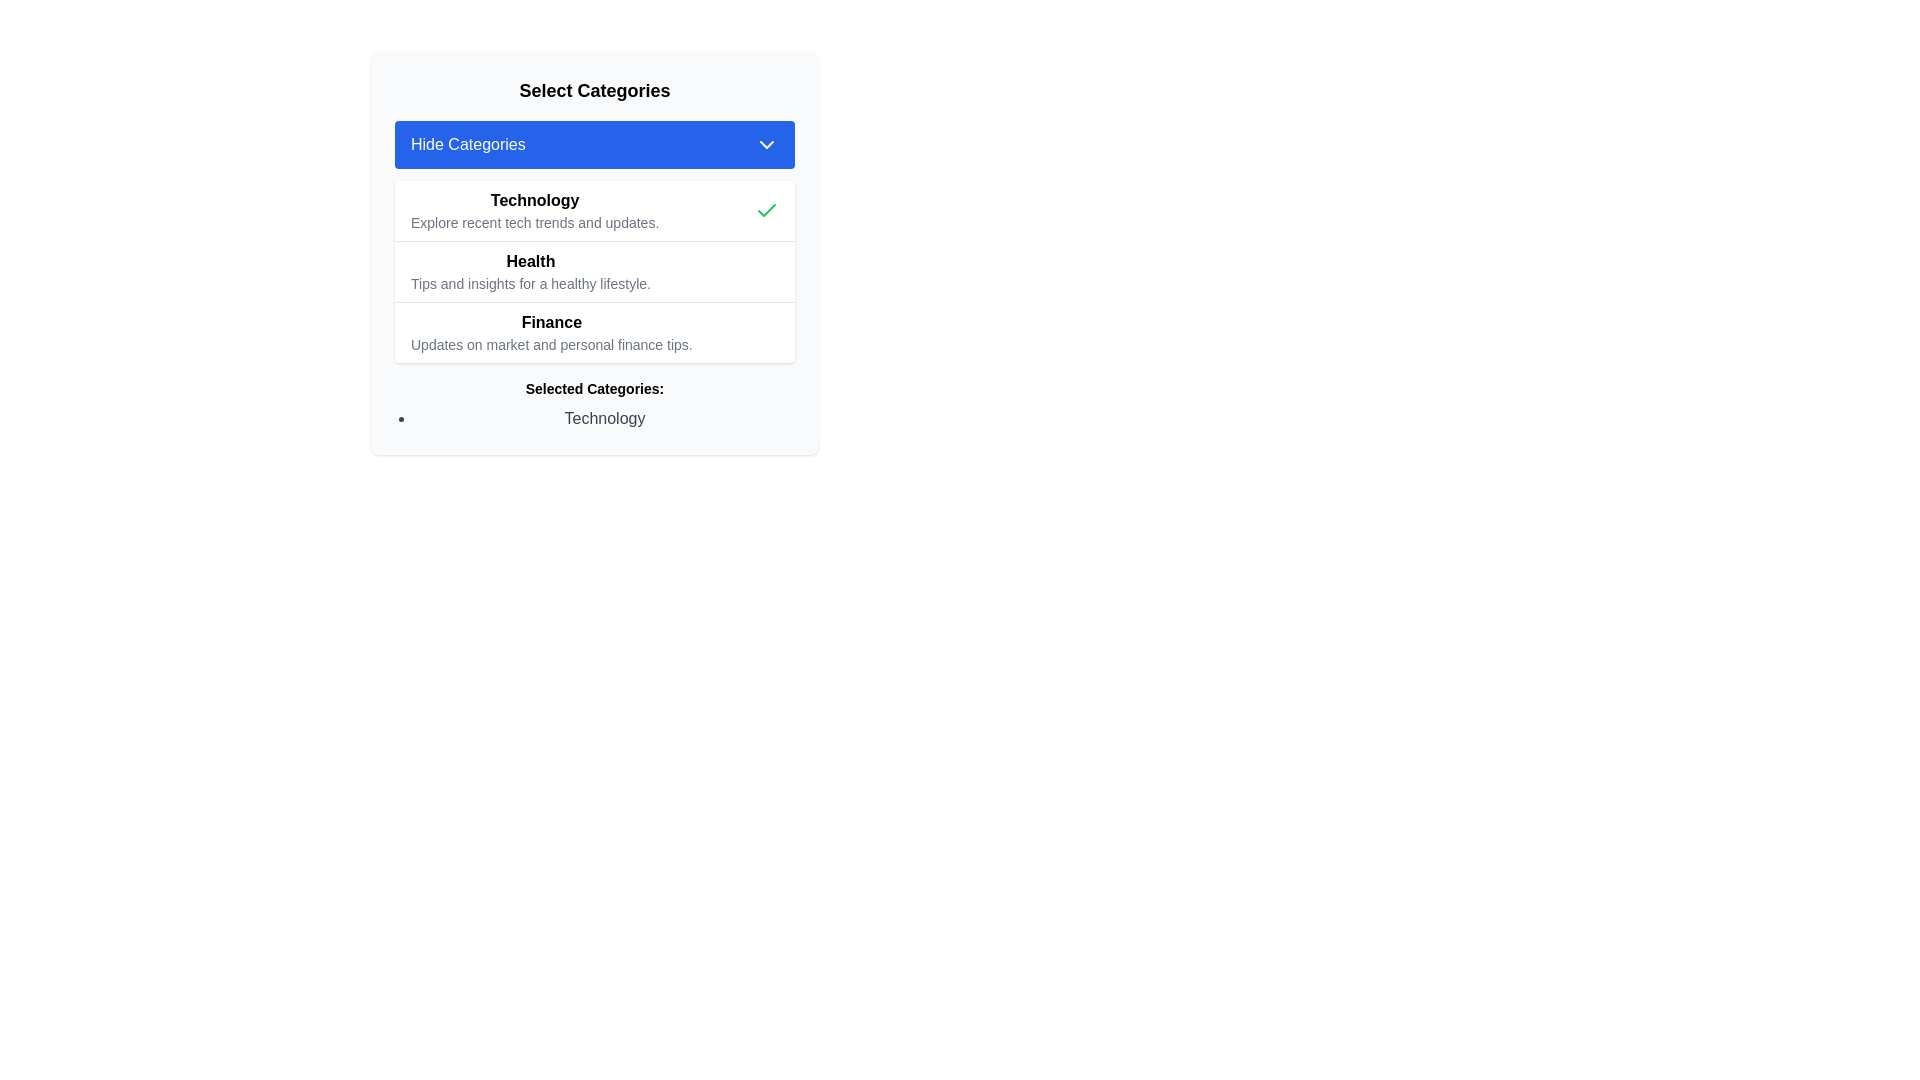 This screenshot has height=1080, width=1920. I want to click on the 'Finance' text label, which serves as the category header for financial updates and tips located under the 'Health' section in the 'Select Categories' panel, so click(551, 322).